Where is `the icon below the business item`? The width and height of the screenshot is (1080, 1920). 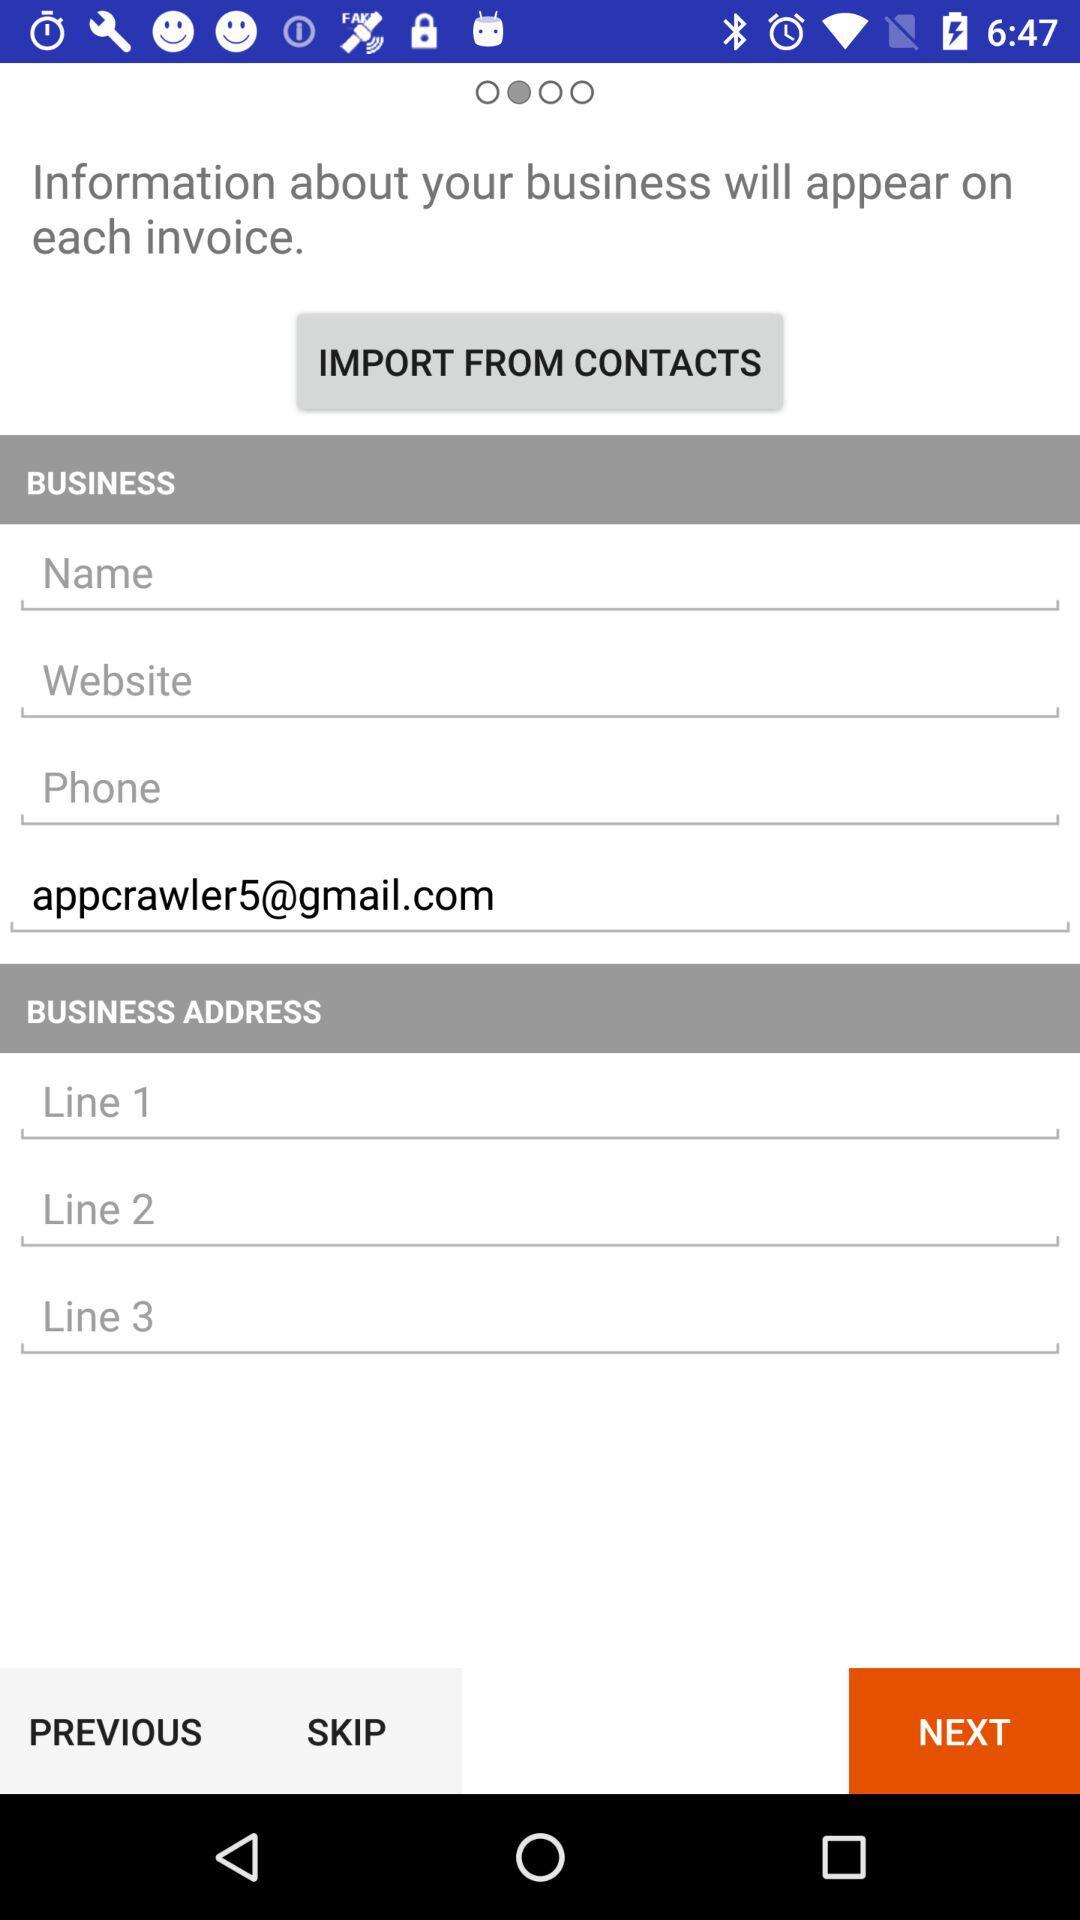 the icon below the business item is located at coordinates (540, 571).